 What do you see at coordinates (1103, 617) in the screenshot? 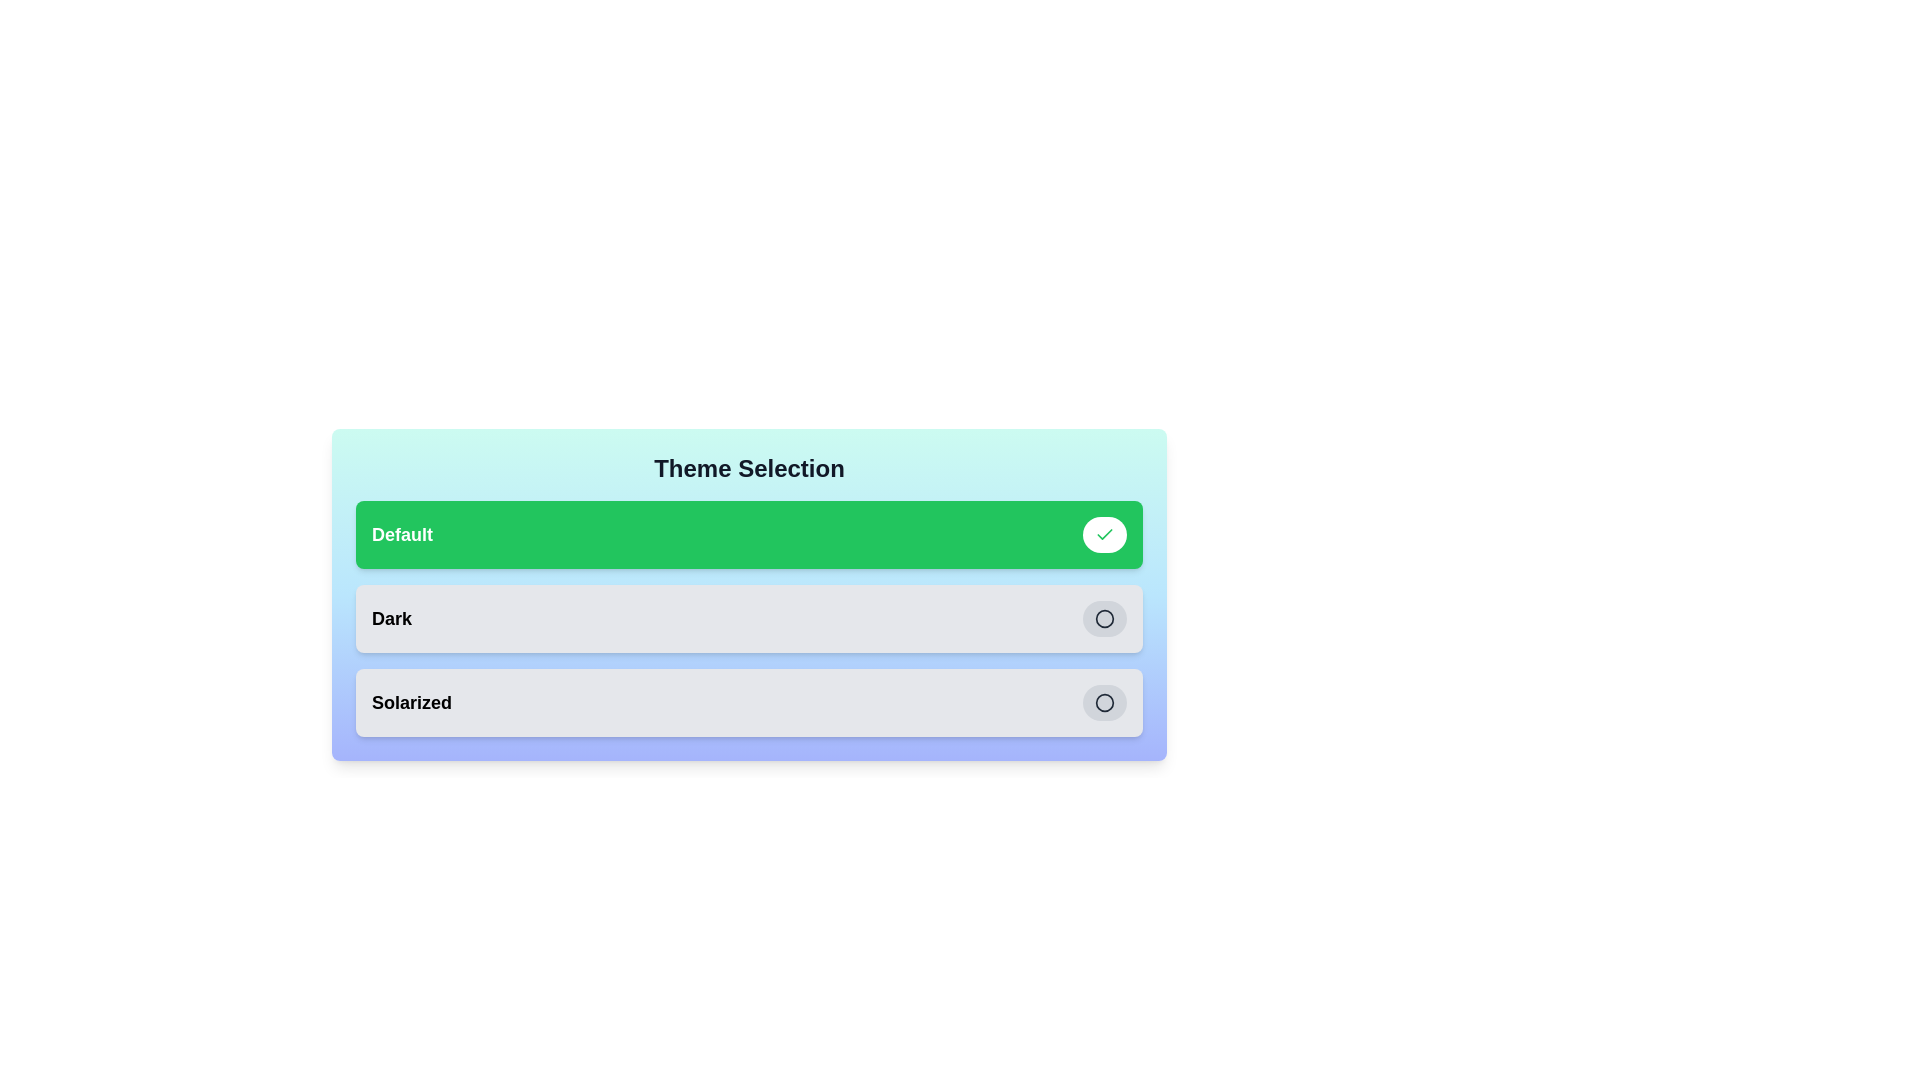
I see `the theme Dark by clicking its corresponding button` at bounding box center [1103, 617].